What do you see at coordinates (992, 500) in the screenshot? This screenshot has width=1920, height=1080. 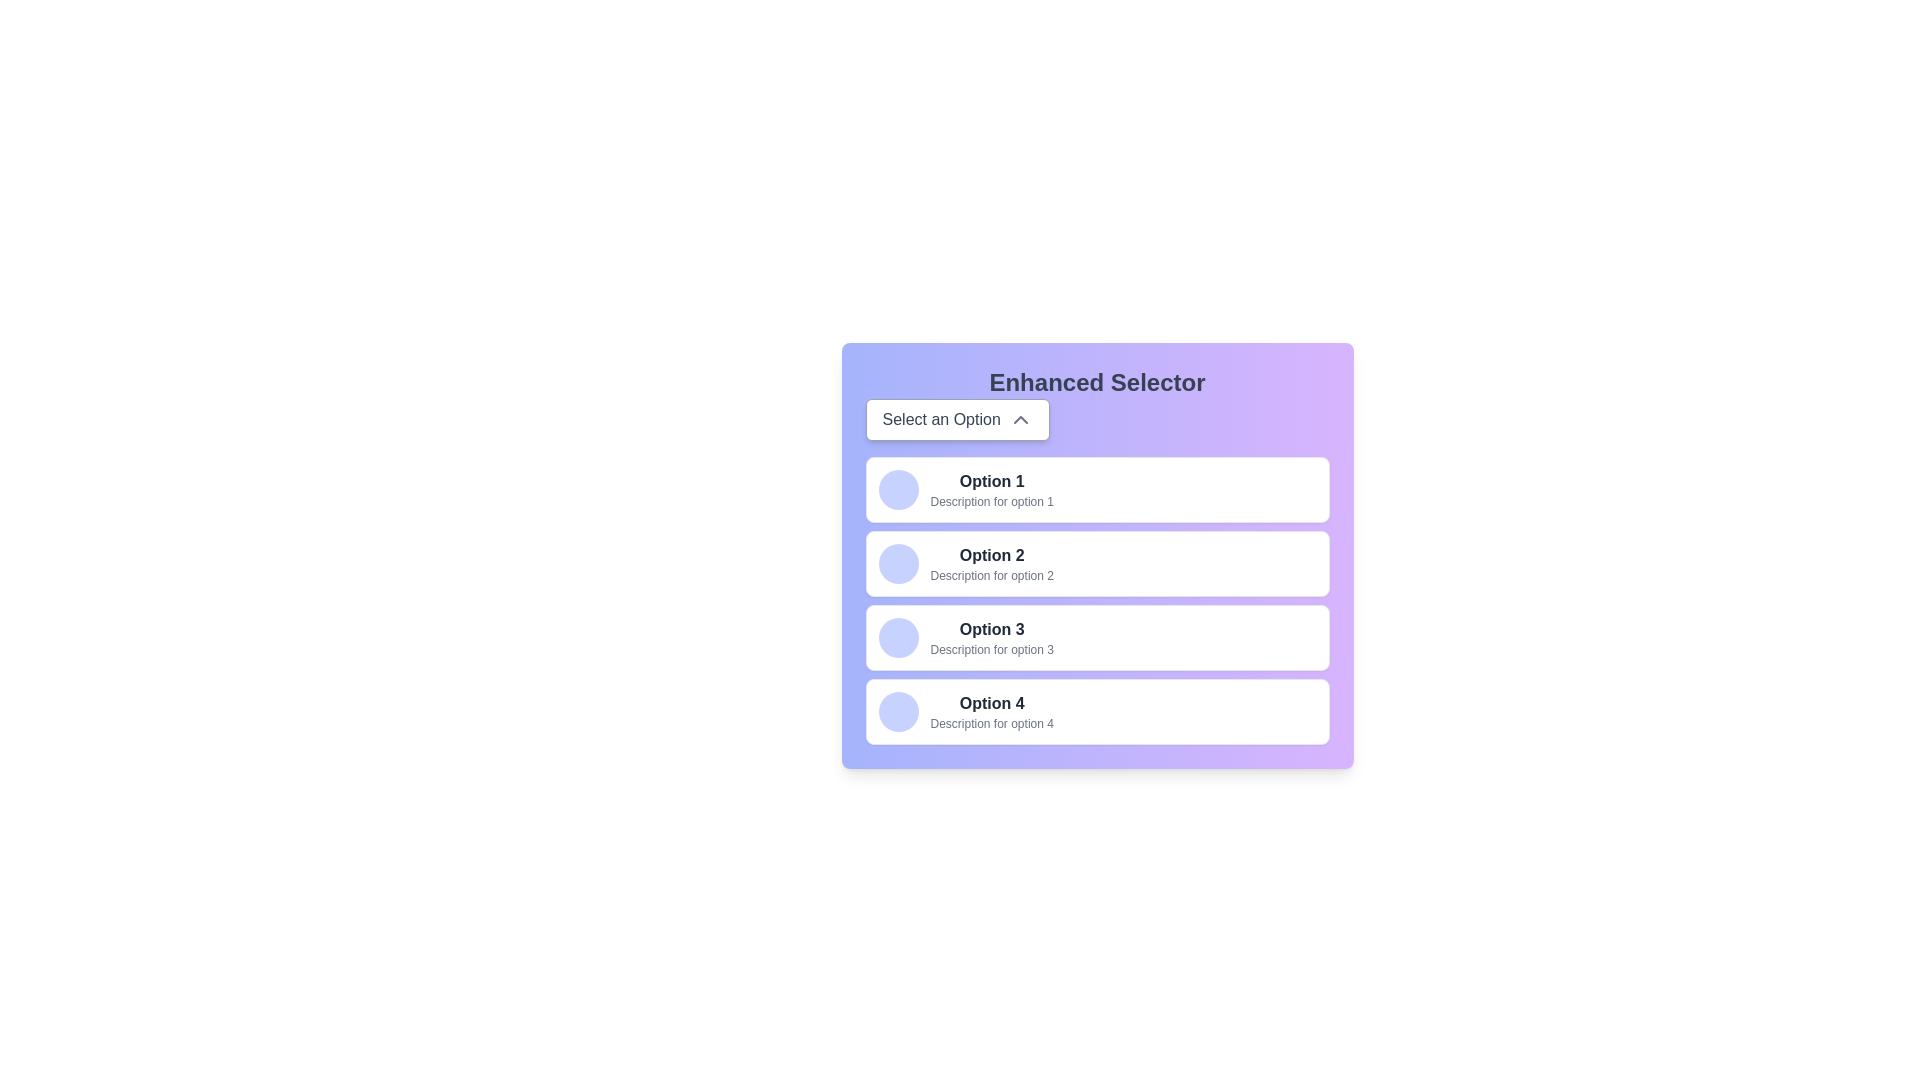 I see `the text element displaying 'Description for option 1', which is styled with a small font size and gray color, located directly below 'Option 1'` at bounding box center [992, 500].